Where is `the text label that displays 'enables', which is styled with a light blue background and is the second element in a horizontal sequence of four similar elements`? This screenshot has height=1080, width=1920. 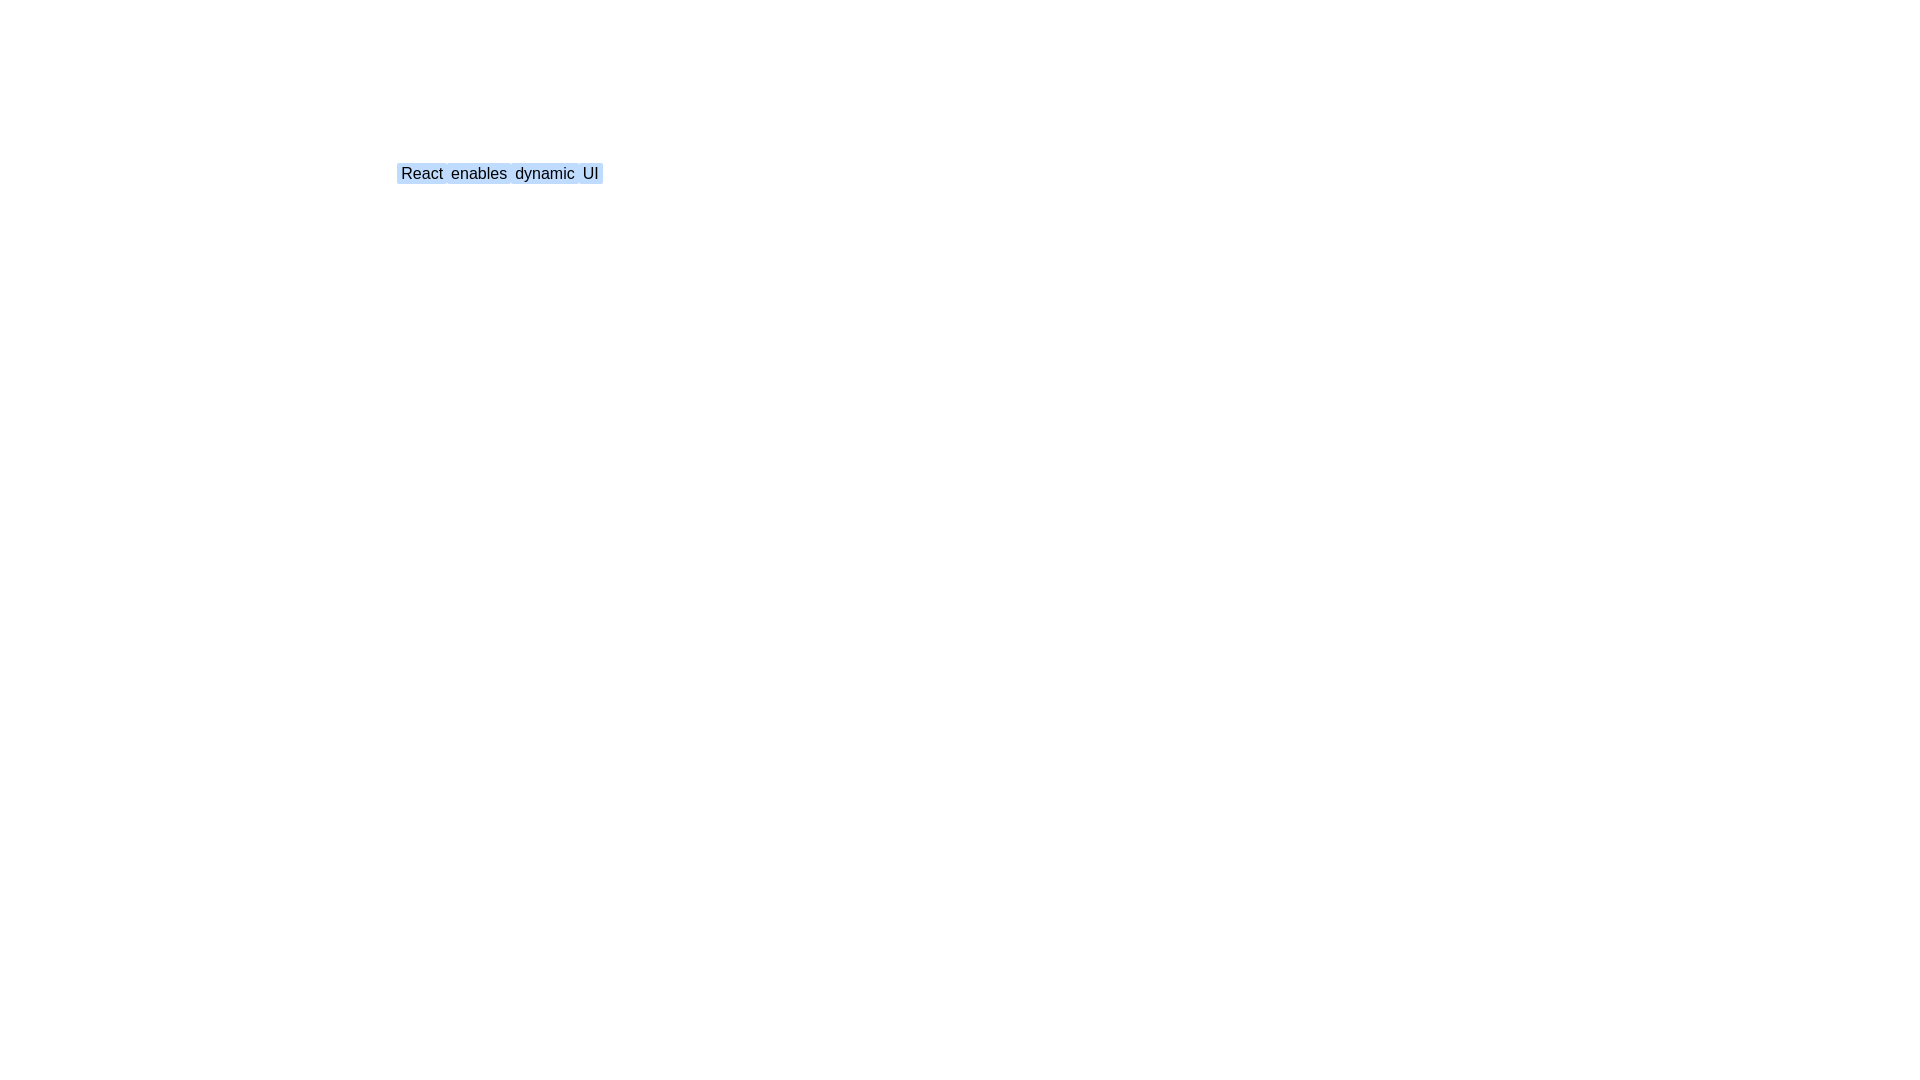 the text label that displays 'enables', which is styled with a light blue background and is the second element in a horizontal sequence of four similar elements is located at coordinates (478, 172).